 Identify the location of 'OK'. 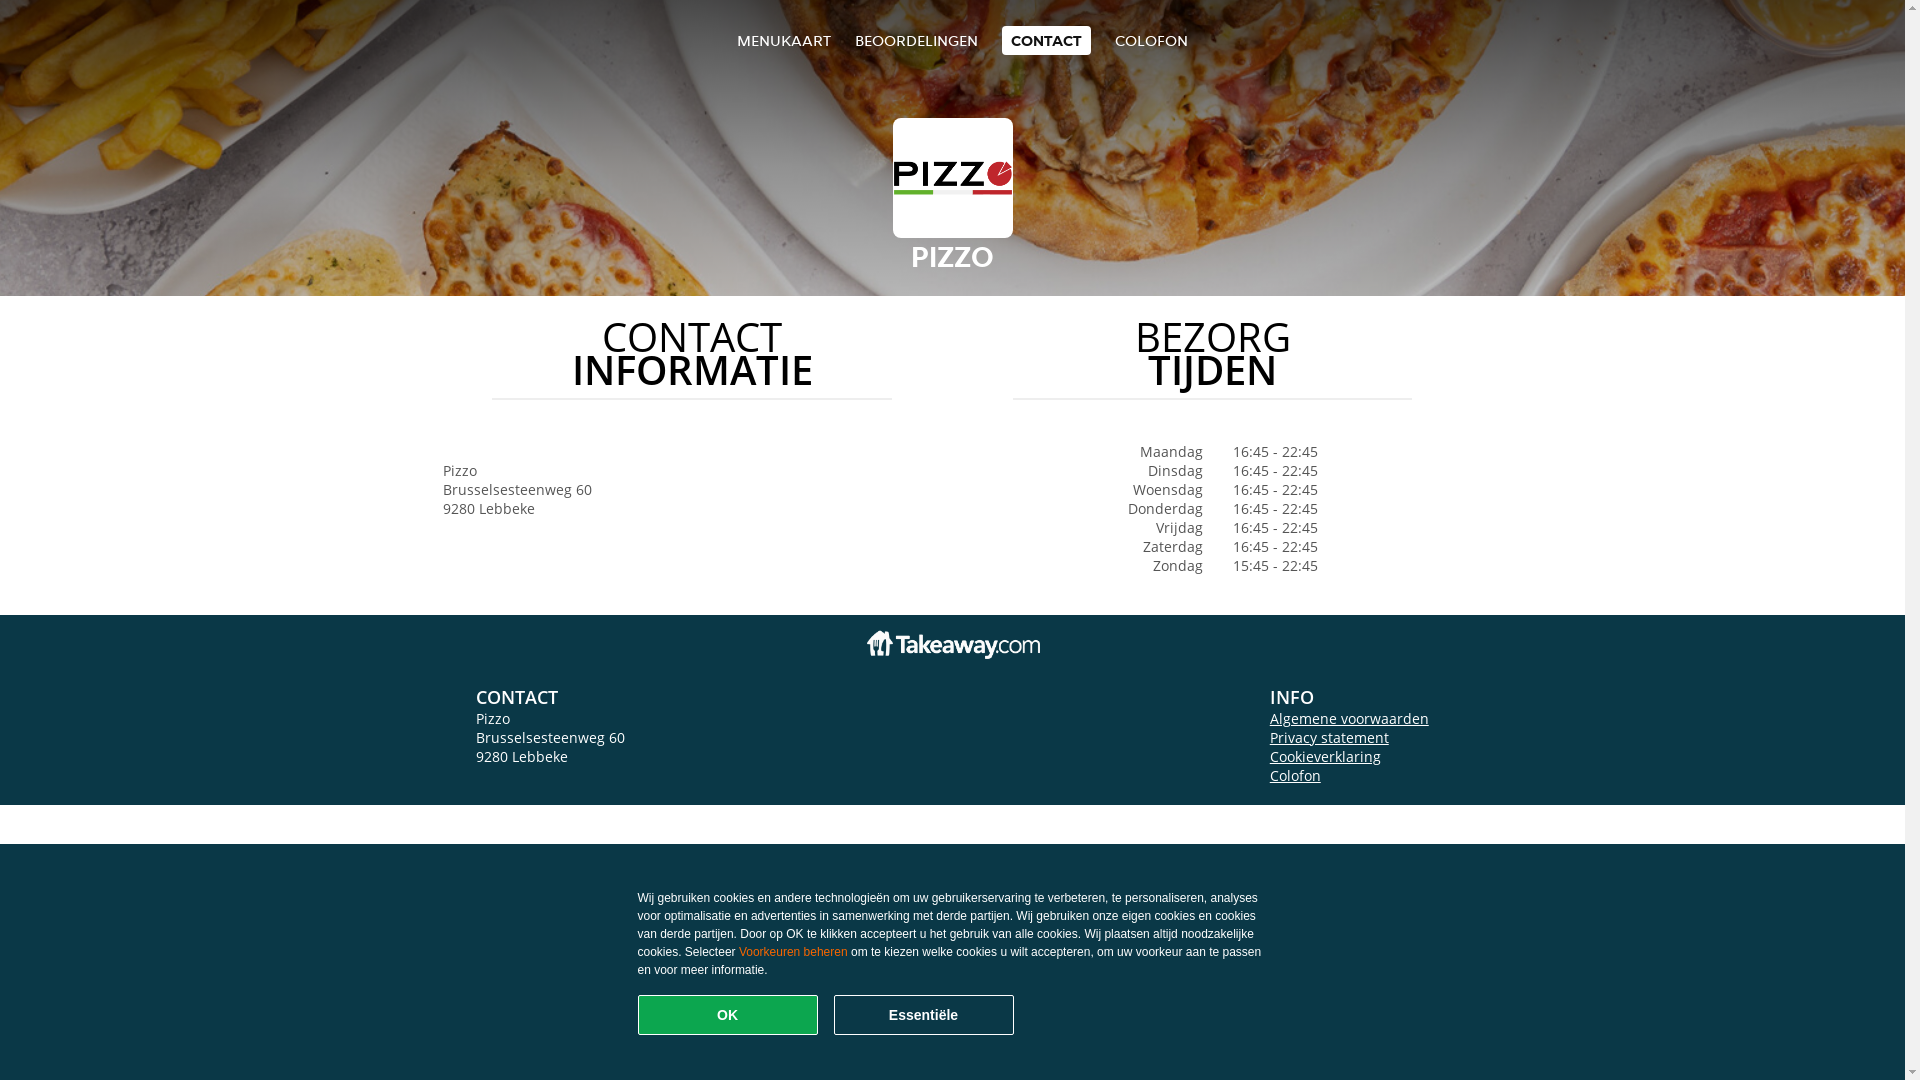
(727, 1014).